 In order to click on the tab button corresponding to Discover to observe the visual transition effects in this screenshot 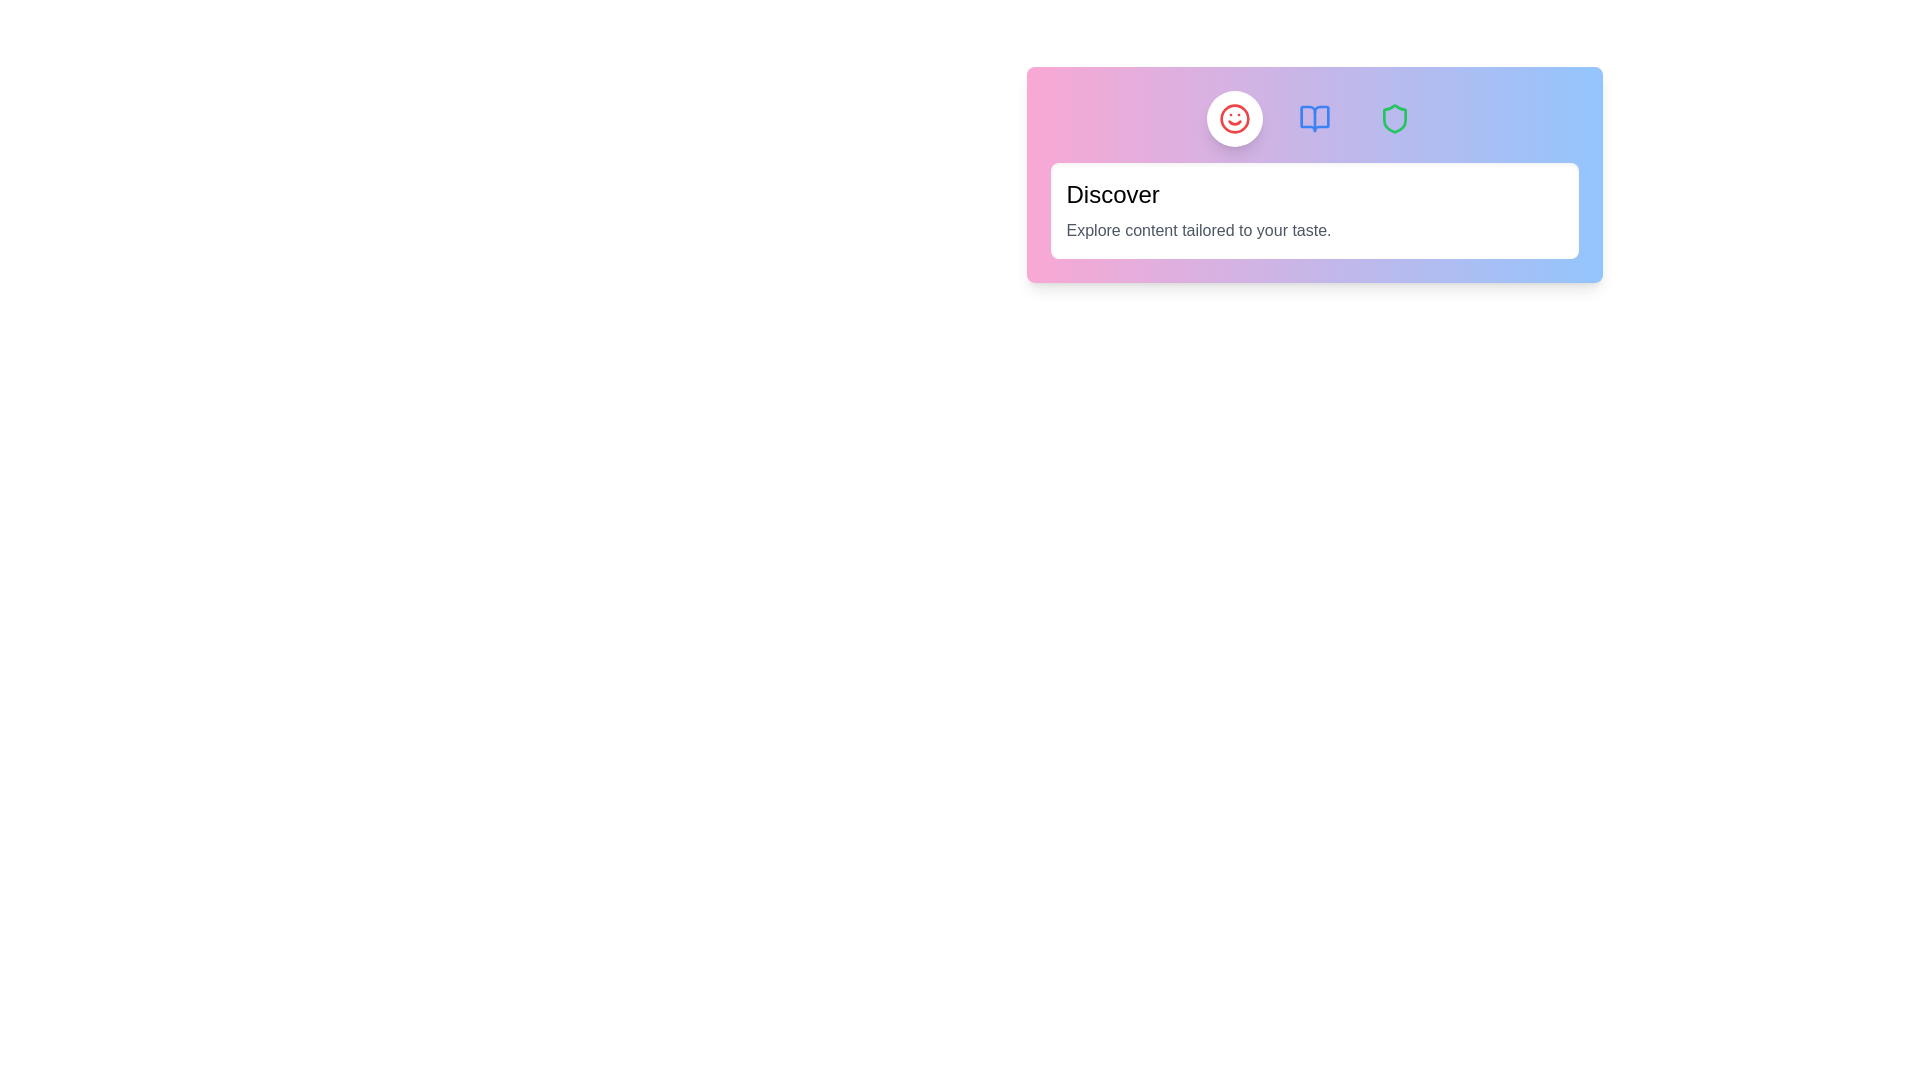, I will do `click(1233, 119)`.